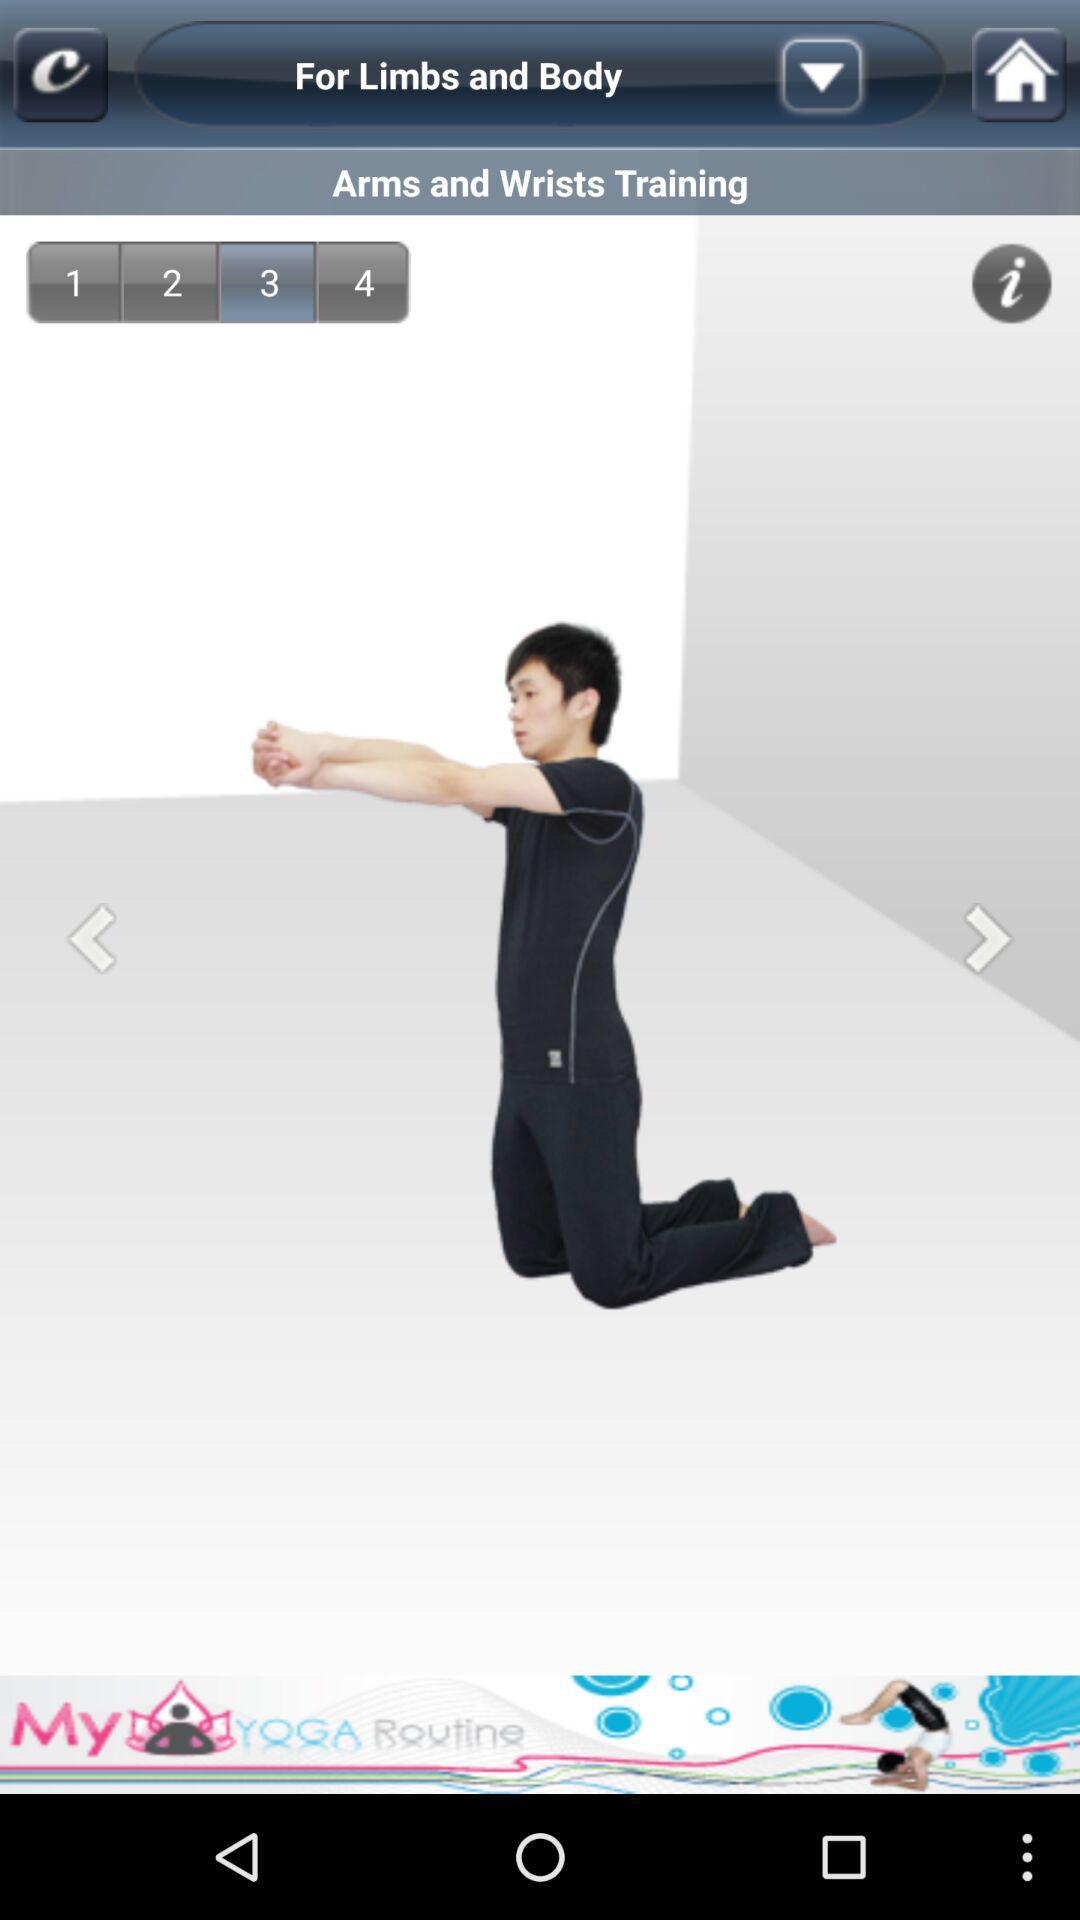 This screenshot has width=1080, height=1920. I want to click on advertisement, so click(540, 1733).